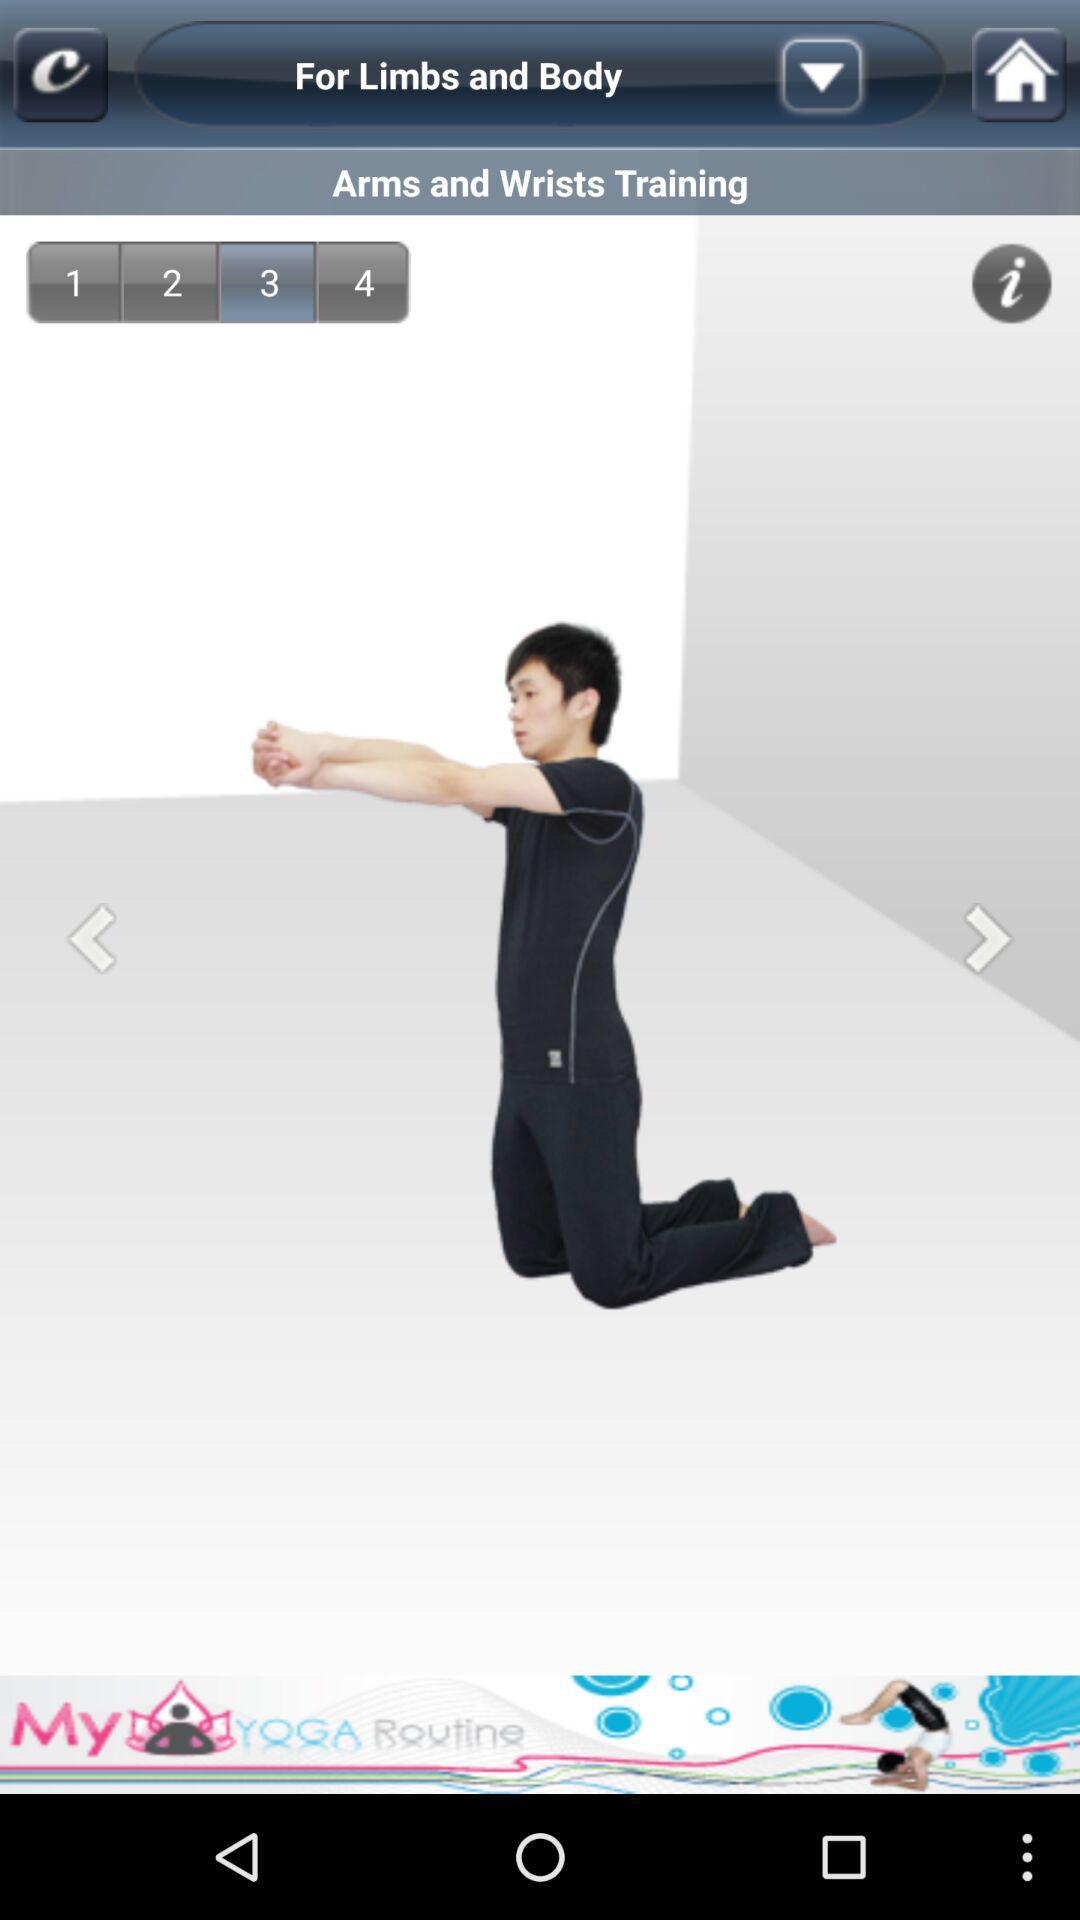 This screenshot has width=1080, height=1920. I want to click on advertisement, so click(540, 1733).